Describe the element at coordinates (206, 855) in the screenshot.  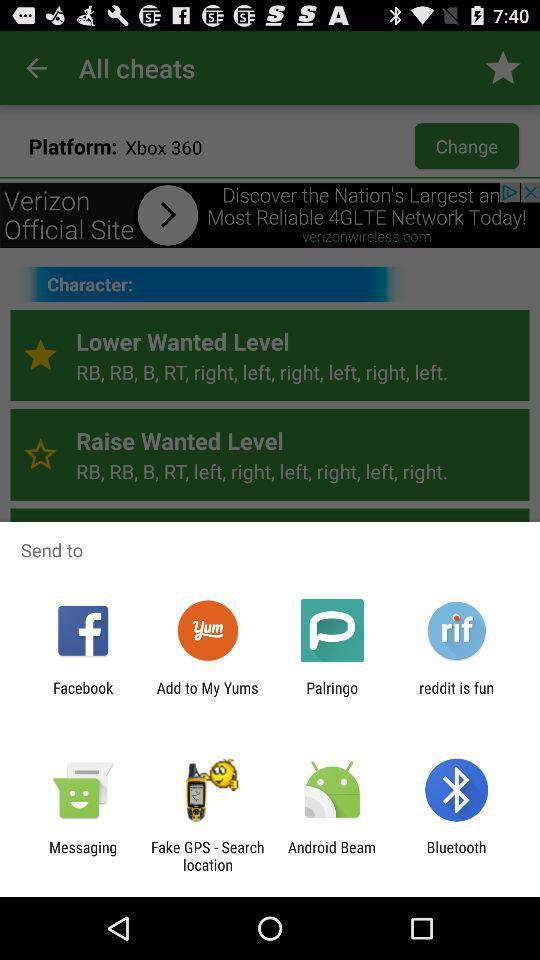
I see `the icon next to the messaging app` at that location.